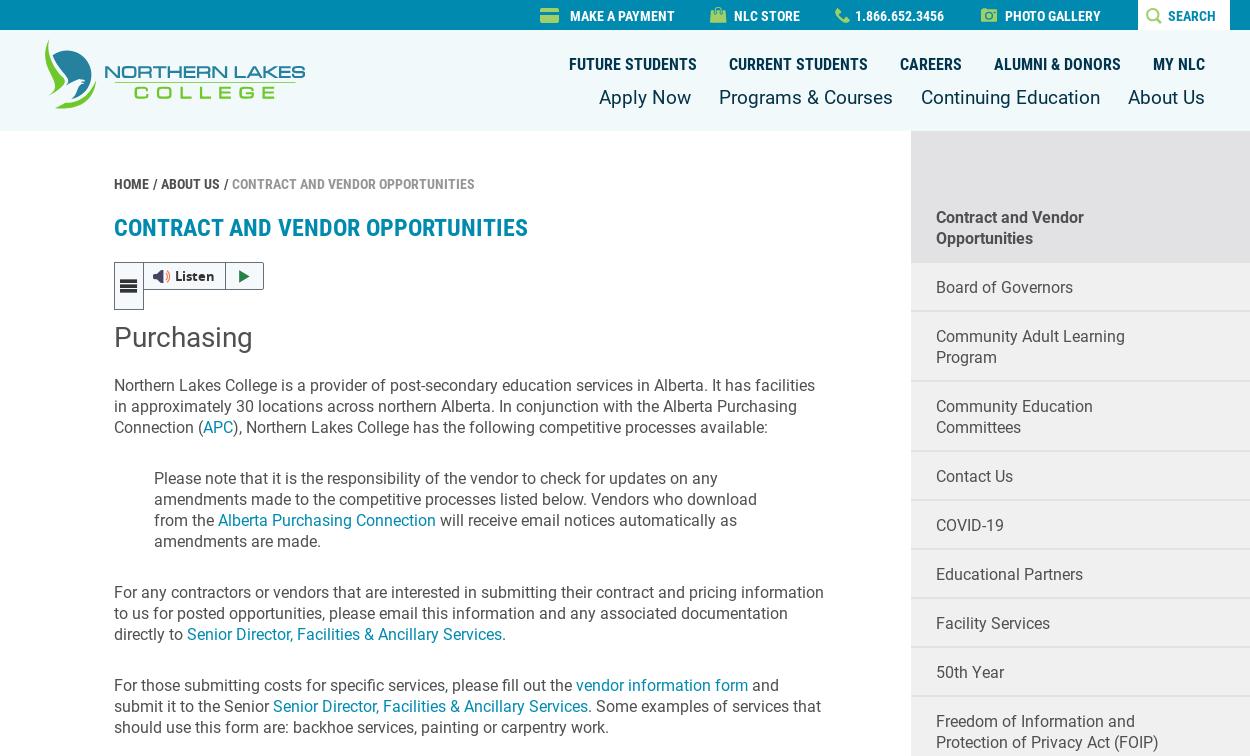 The width and height of the screenshot is (1250, 756). Describe the element at coordinates (113, 683) in the screenshot. I see `'For those submitting costs for specific services, ​please fill out the'` at that location.